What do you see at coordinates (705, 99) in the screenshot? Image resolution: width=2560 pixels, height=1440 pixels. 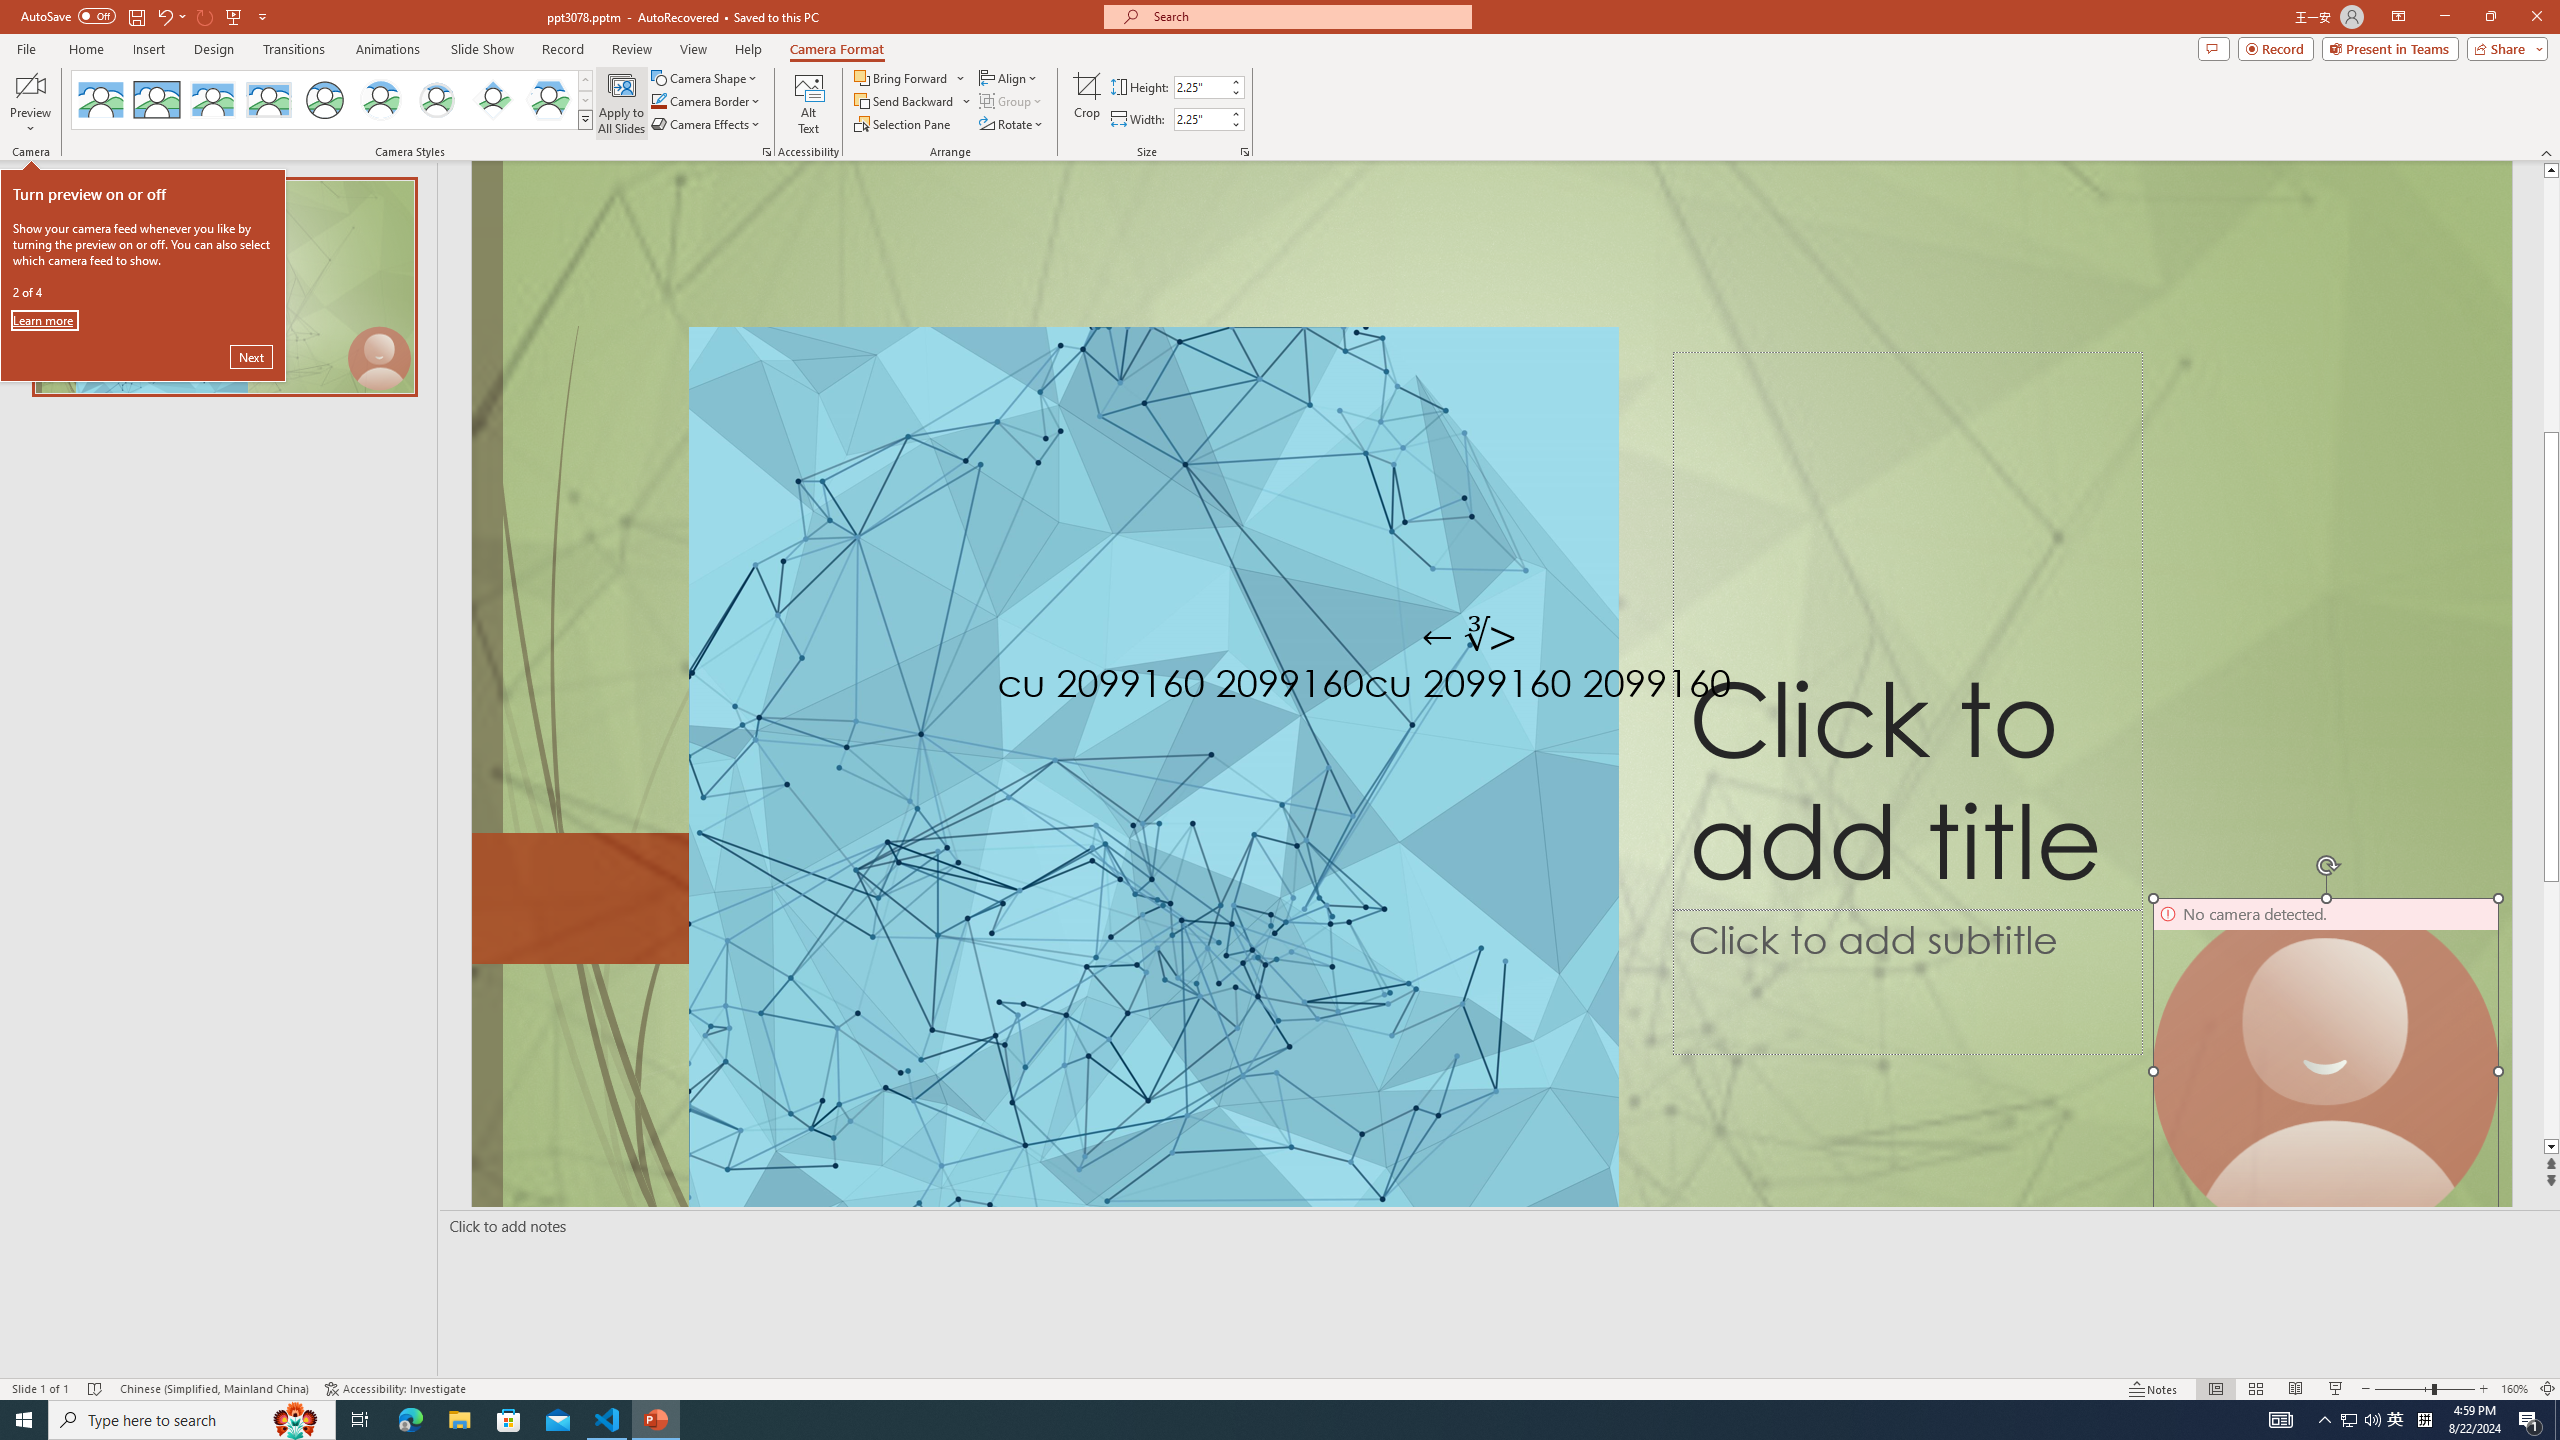 I see `'Camera Border'` at bounding box center [705, 99].